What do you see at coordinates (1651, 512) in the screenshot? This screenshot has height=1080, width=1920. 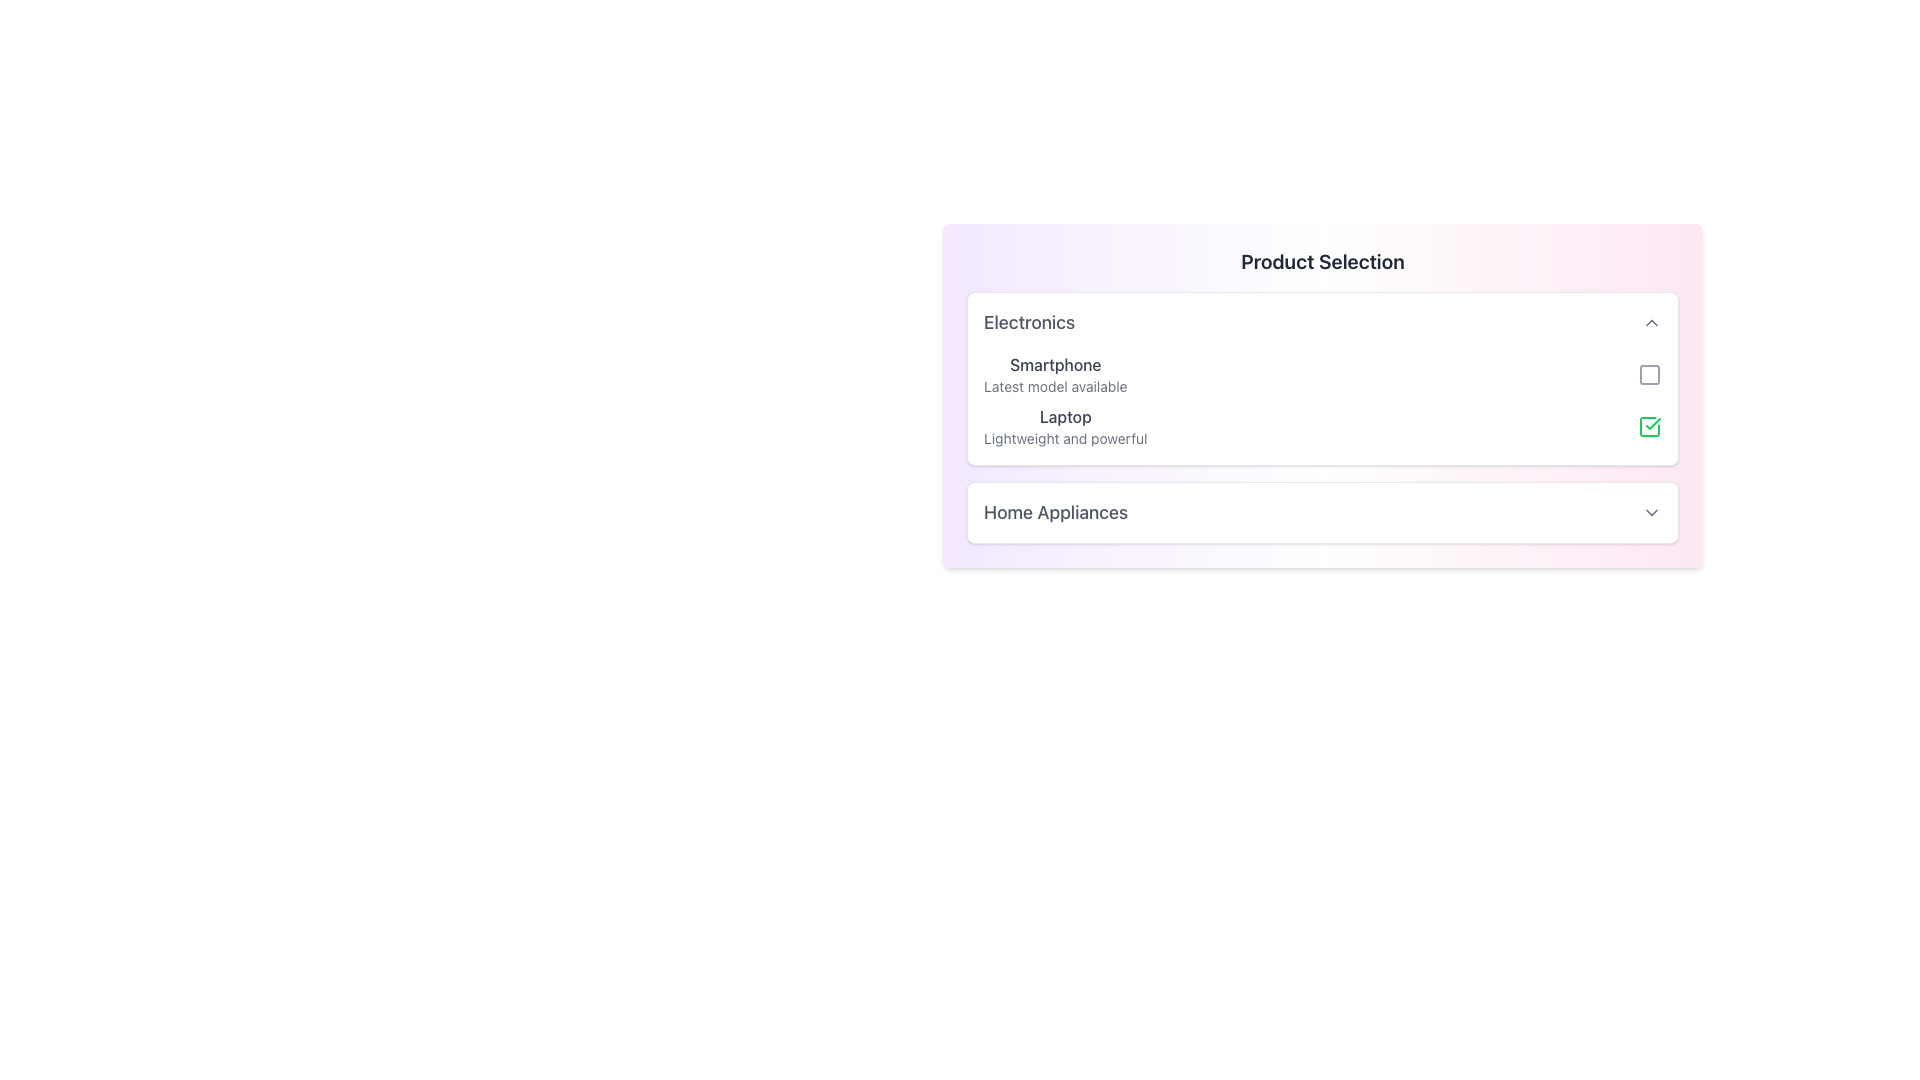 I see `the downward-pointing chevron icon to the right of the 'Home Appliances' text` at bounding box center [1651, 512].